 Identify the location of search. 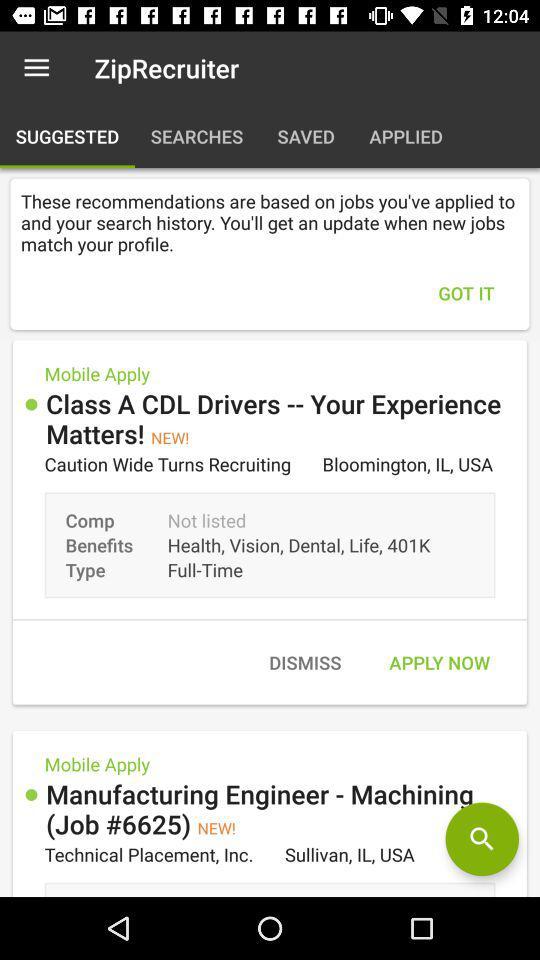
(481, 839).